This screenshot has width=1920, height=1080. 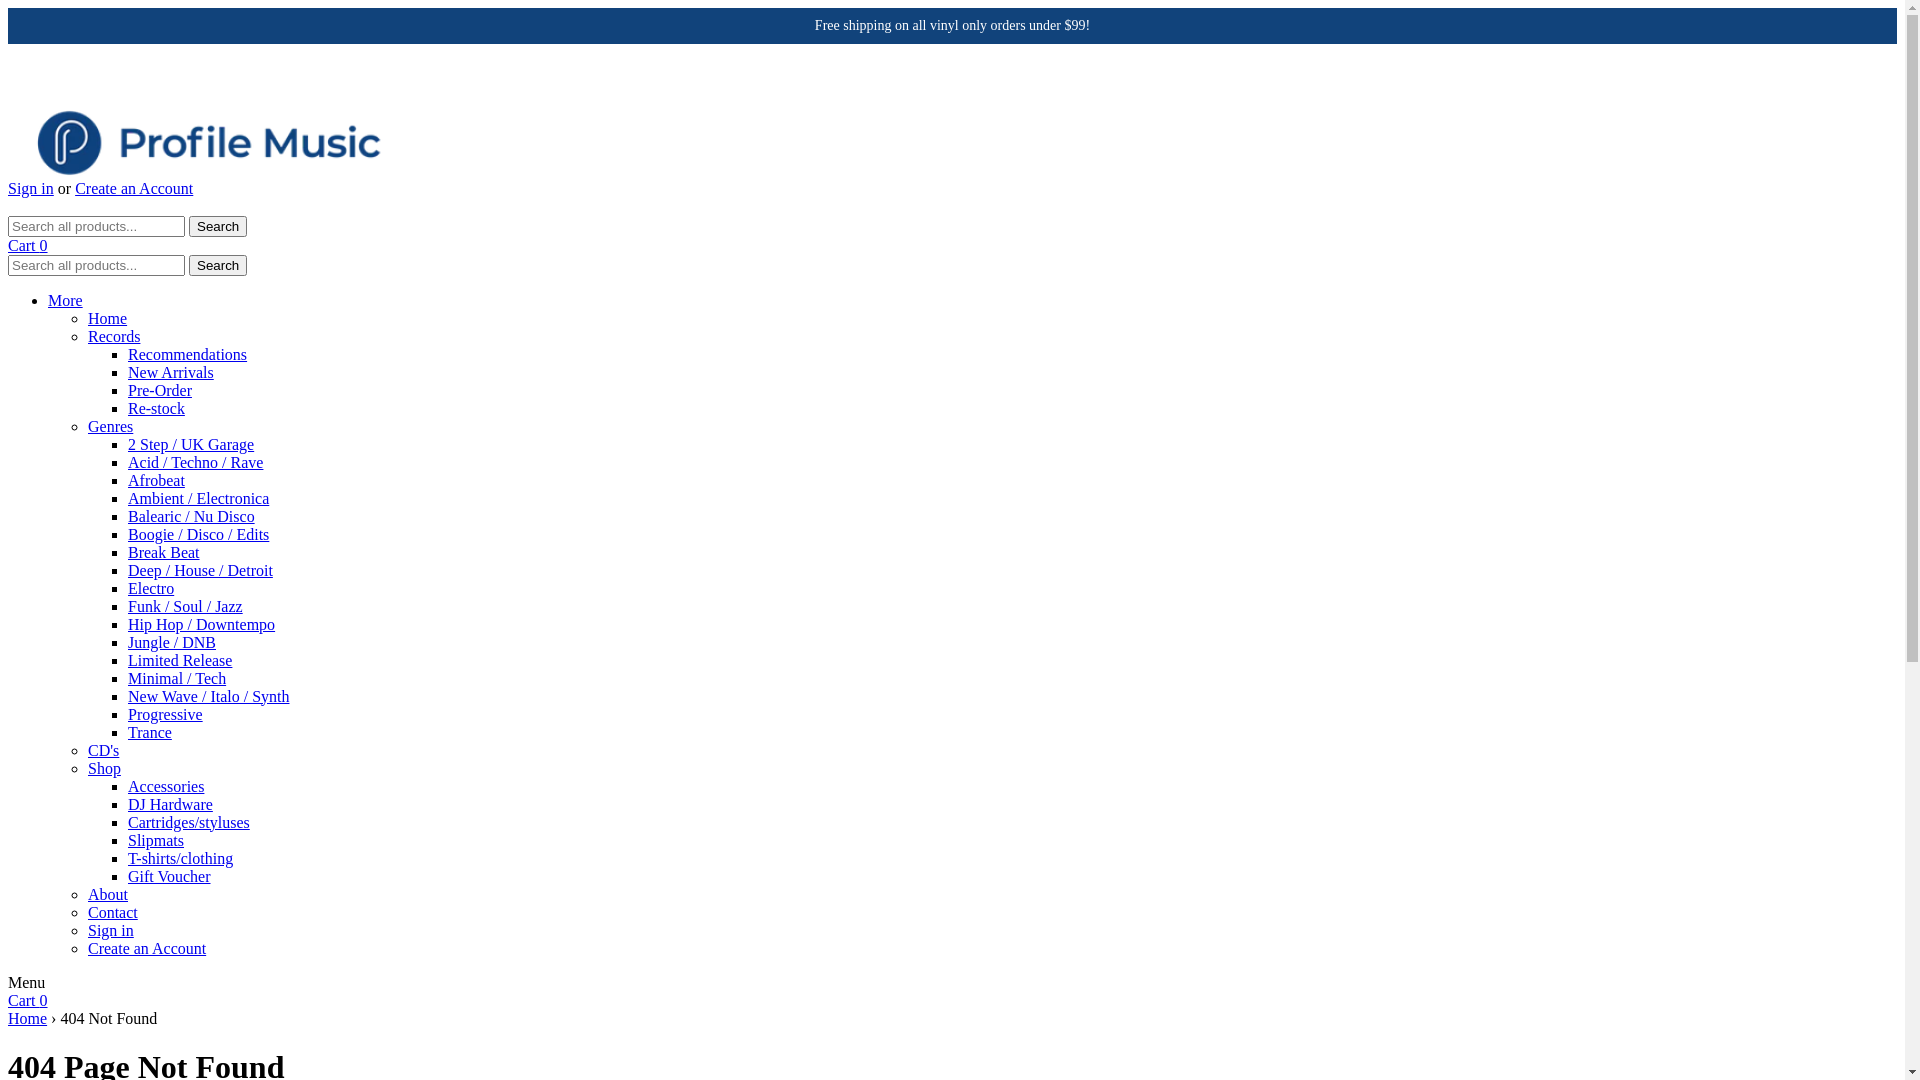 I want to click on 'Balearic / Nu Disco', so click(x=191, y=515).